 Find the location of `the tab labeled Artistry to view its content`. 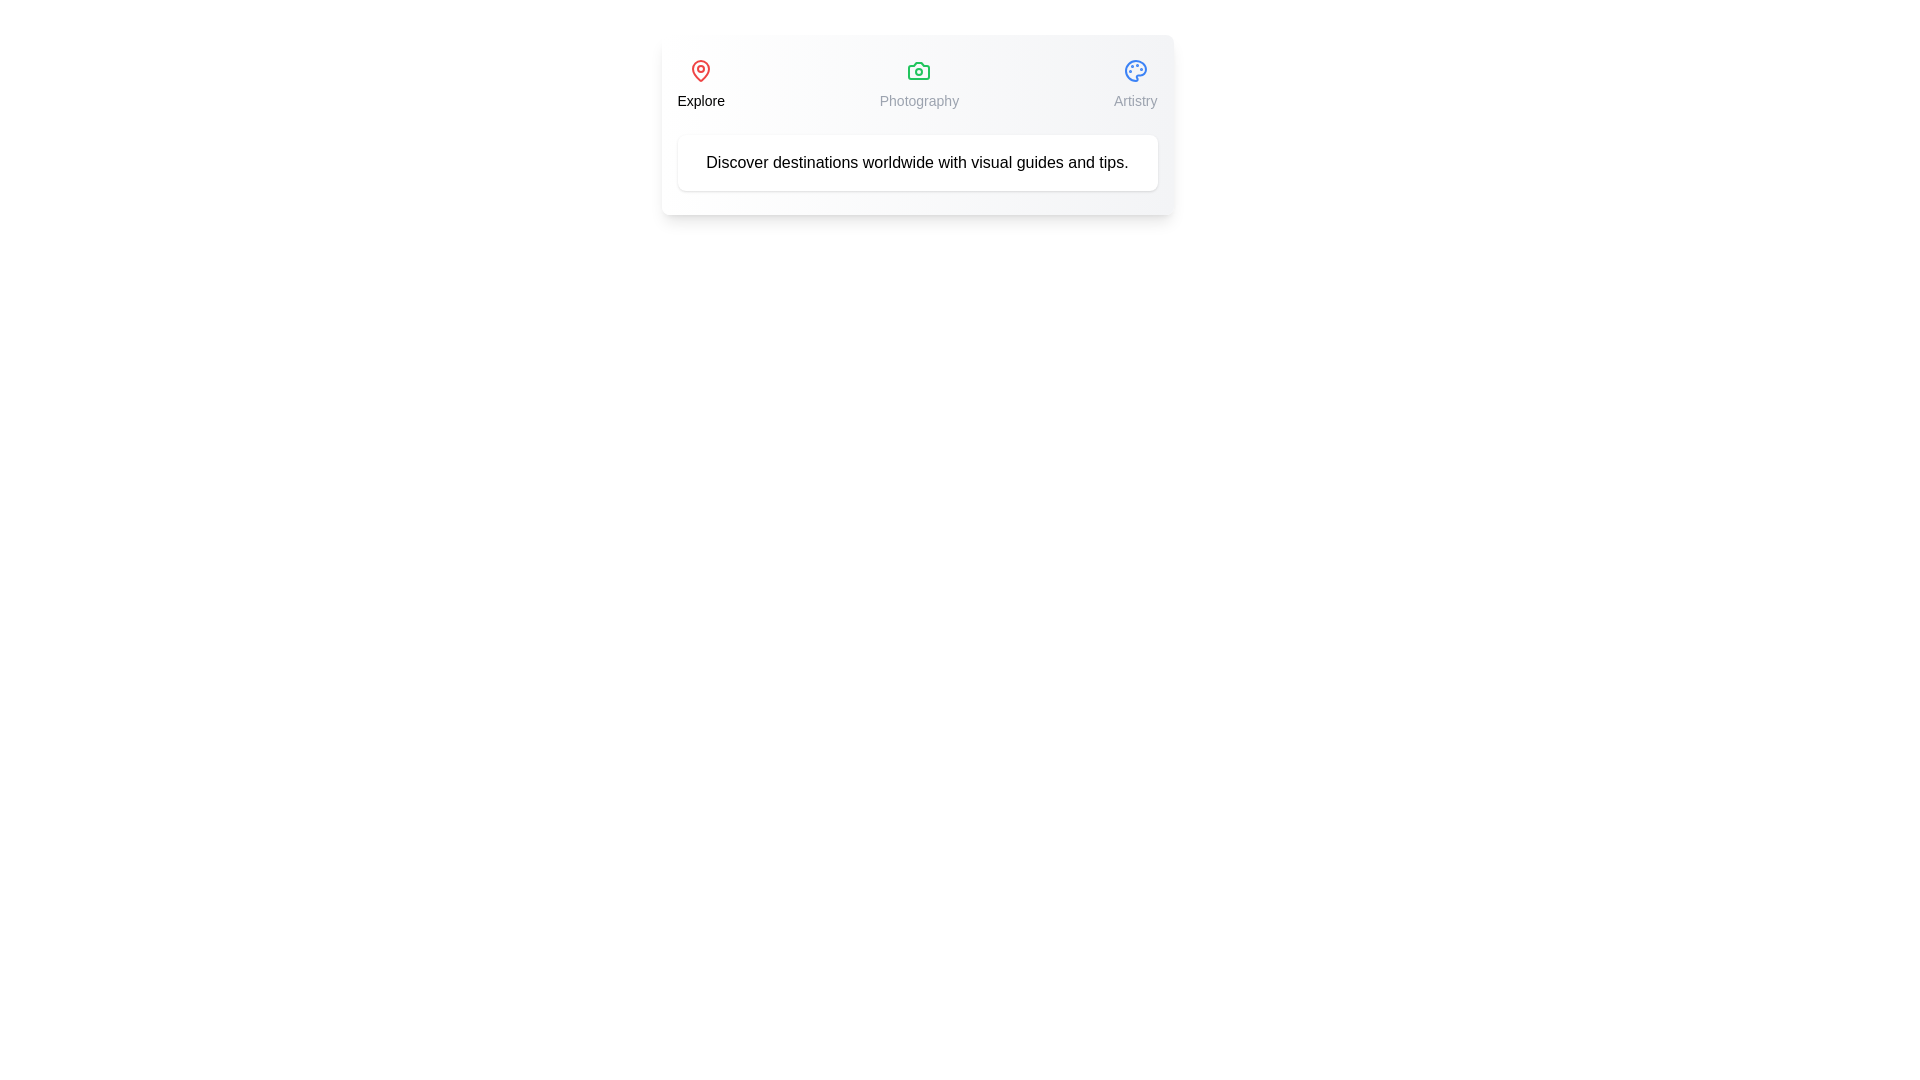

the tab labeled Artistry to view its content is located at coordinates (1136, 83).